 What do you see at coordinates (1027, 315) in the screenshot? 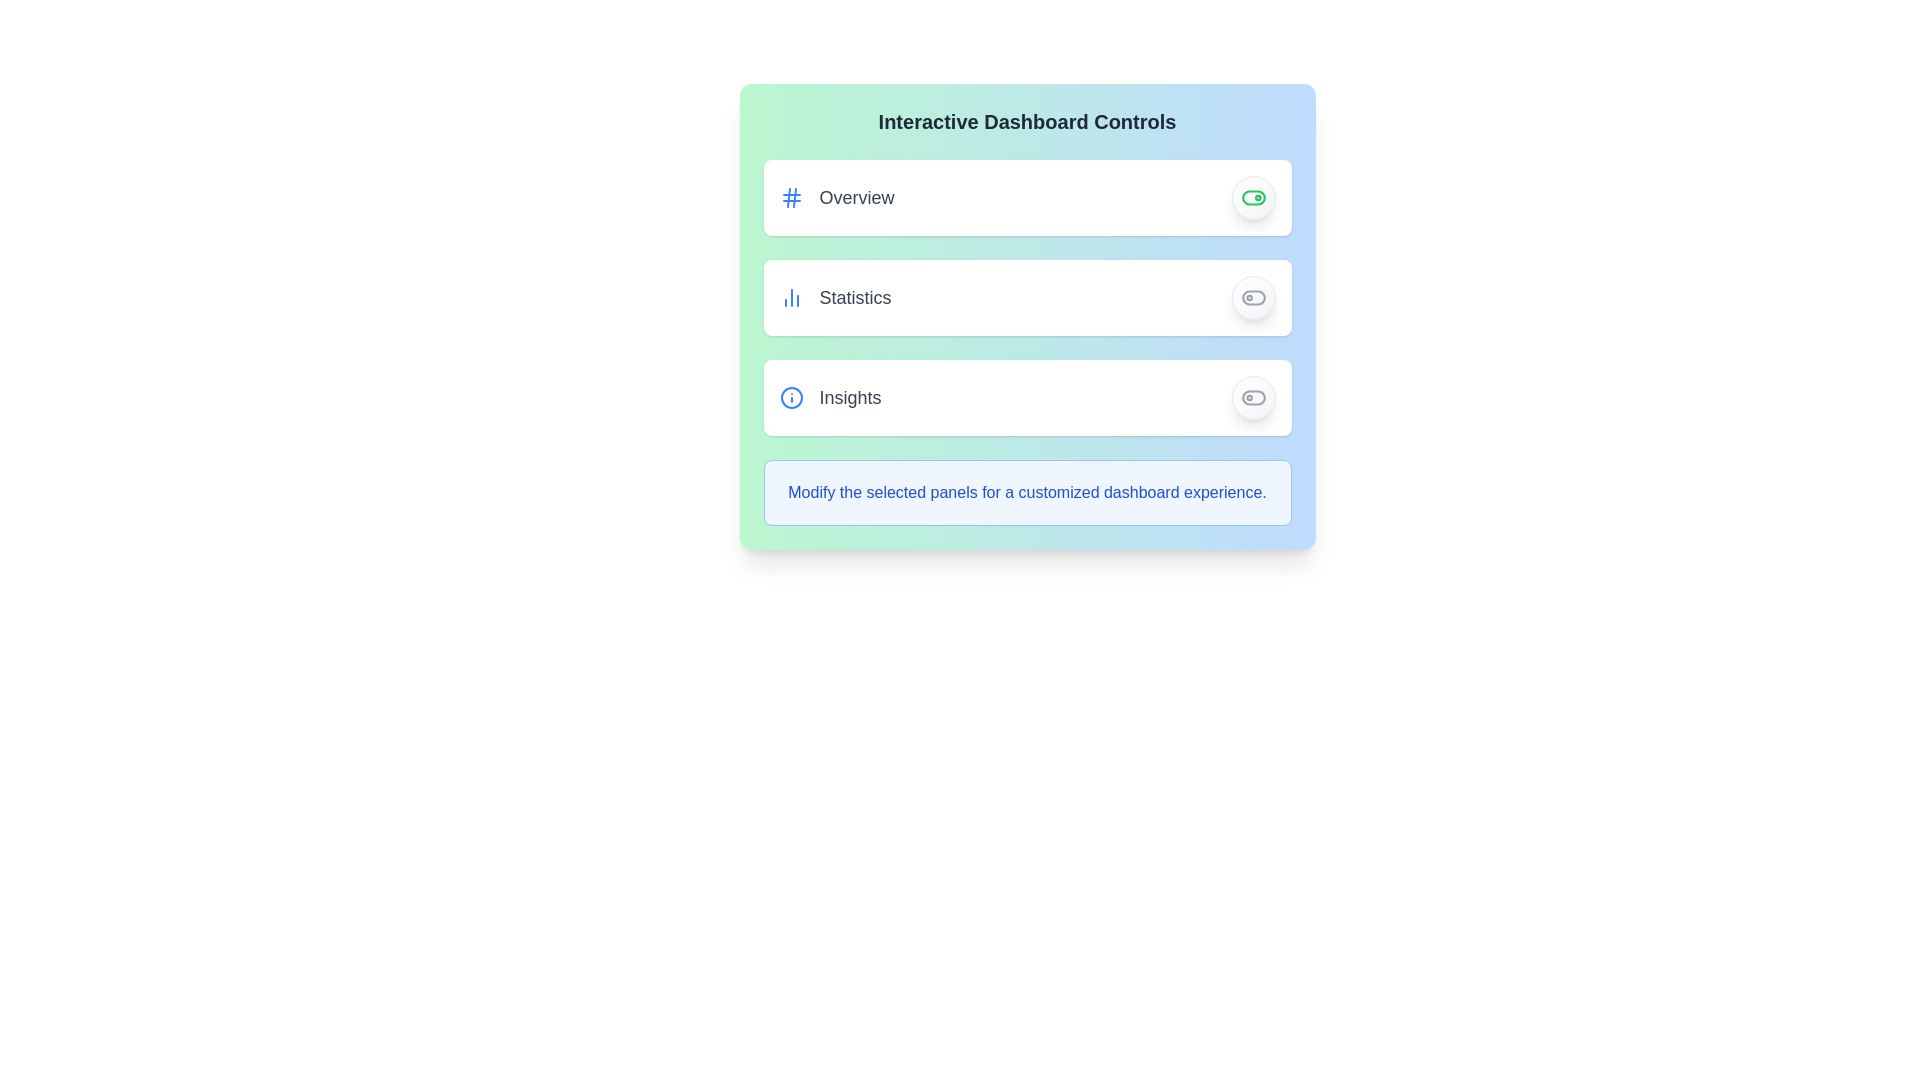
I see `the interactive elements within the panel titled 'Interactive Dashboard Controls', which contains the items 'Overview', 'Statistics', and 'Insights'` at bounding box center [1027, 315].